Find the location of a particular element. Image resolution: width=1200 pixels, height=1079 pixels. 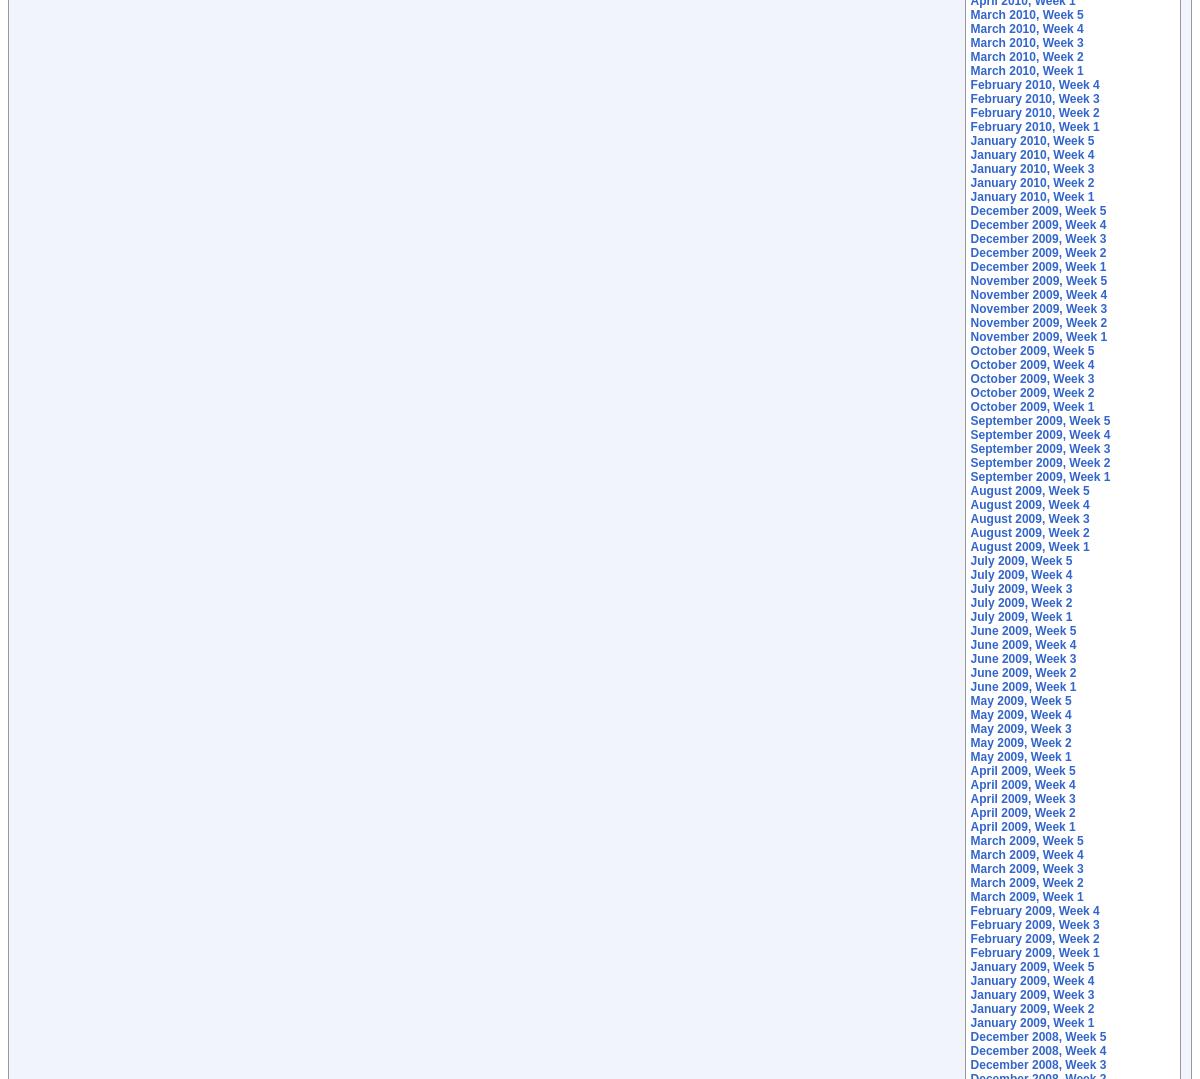

'July 2009, Week 4' is located at coordinates (969, 573).